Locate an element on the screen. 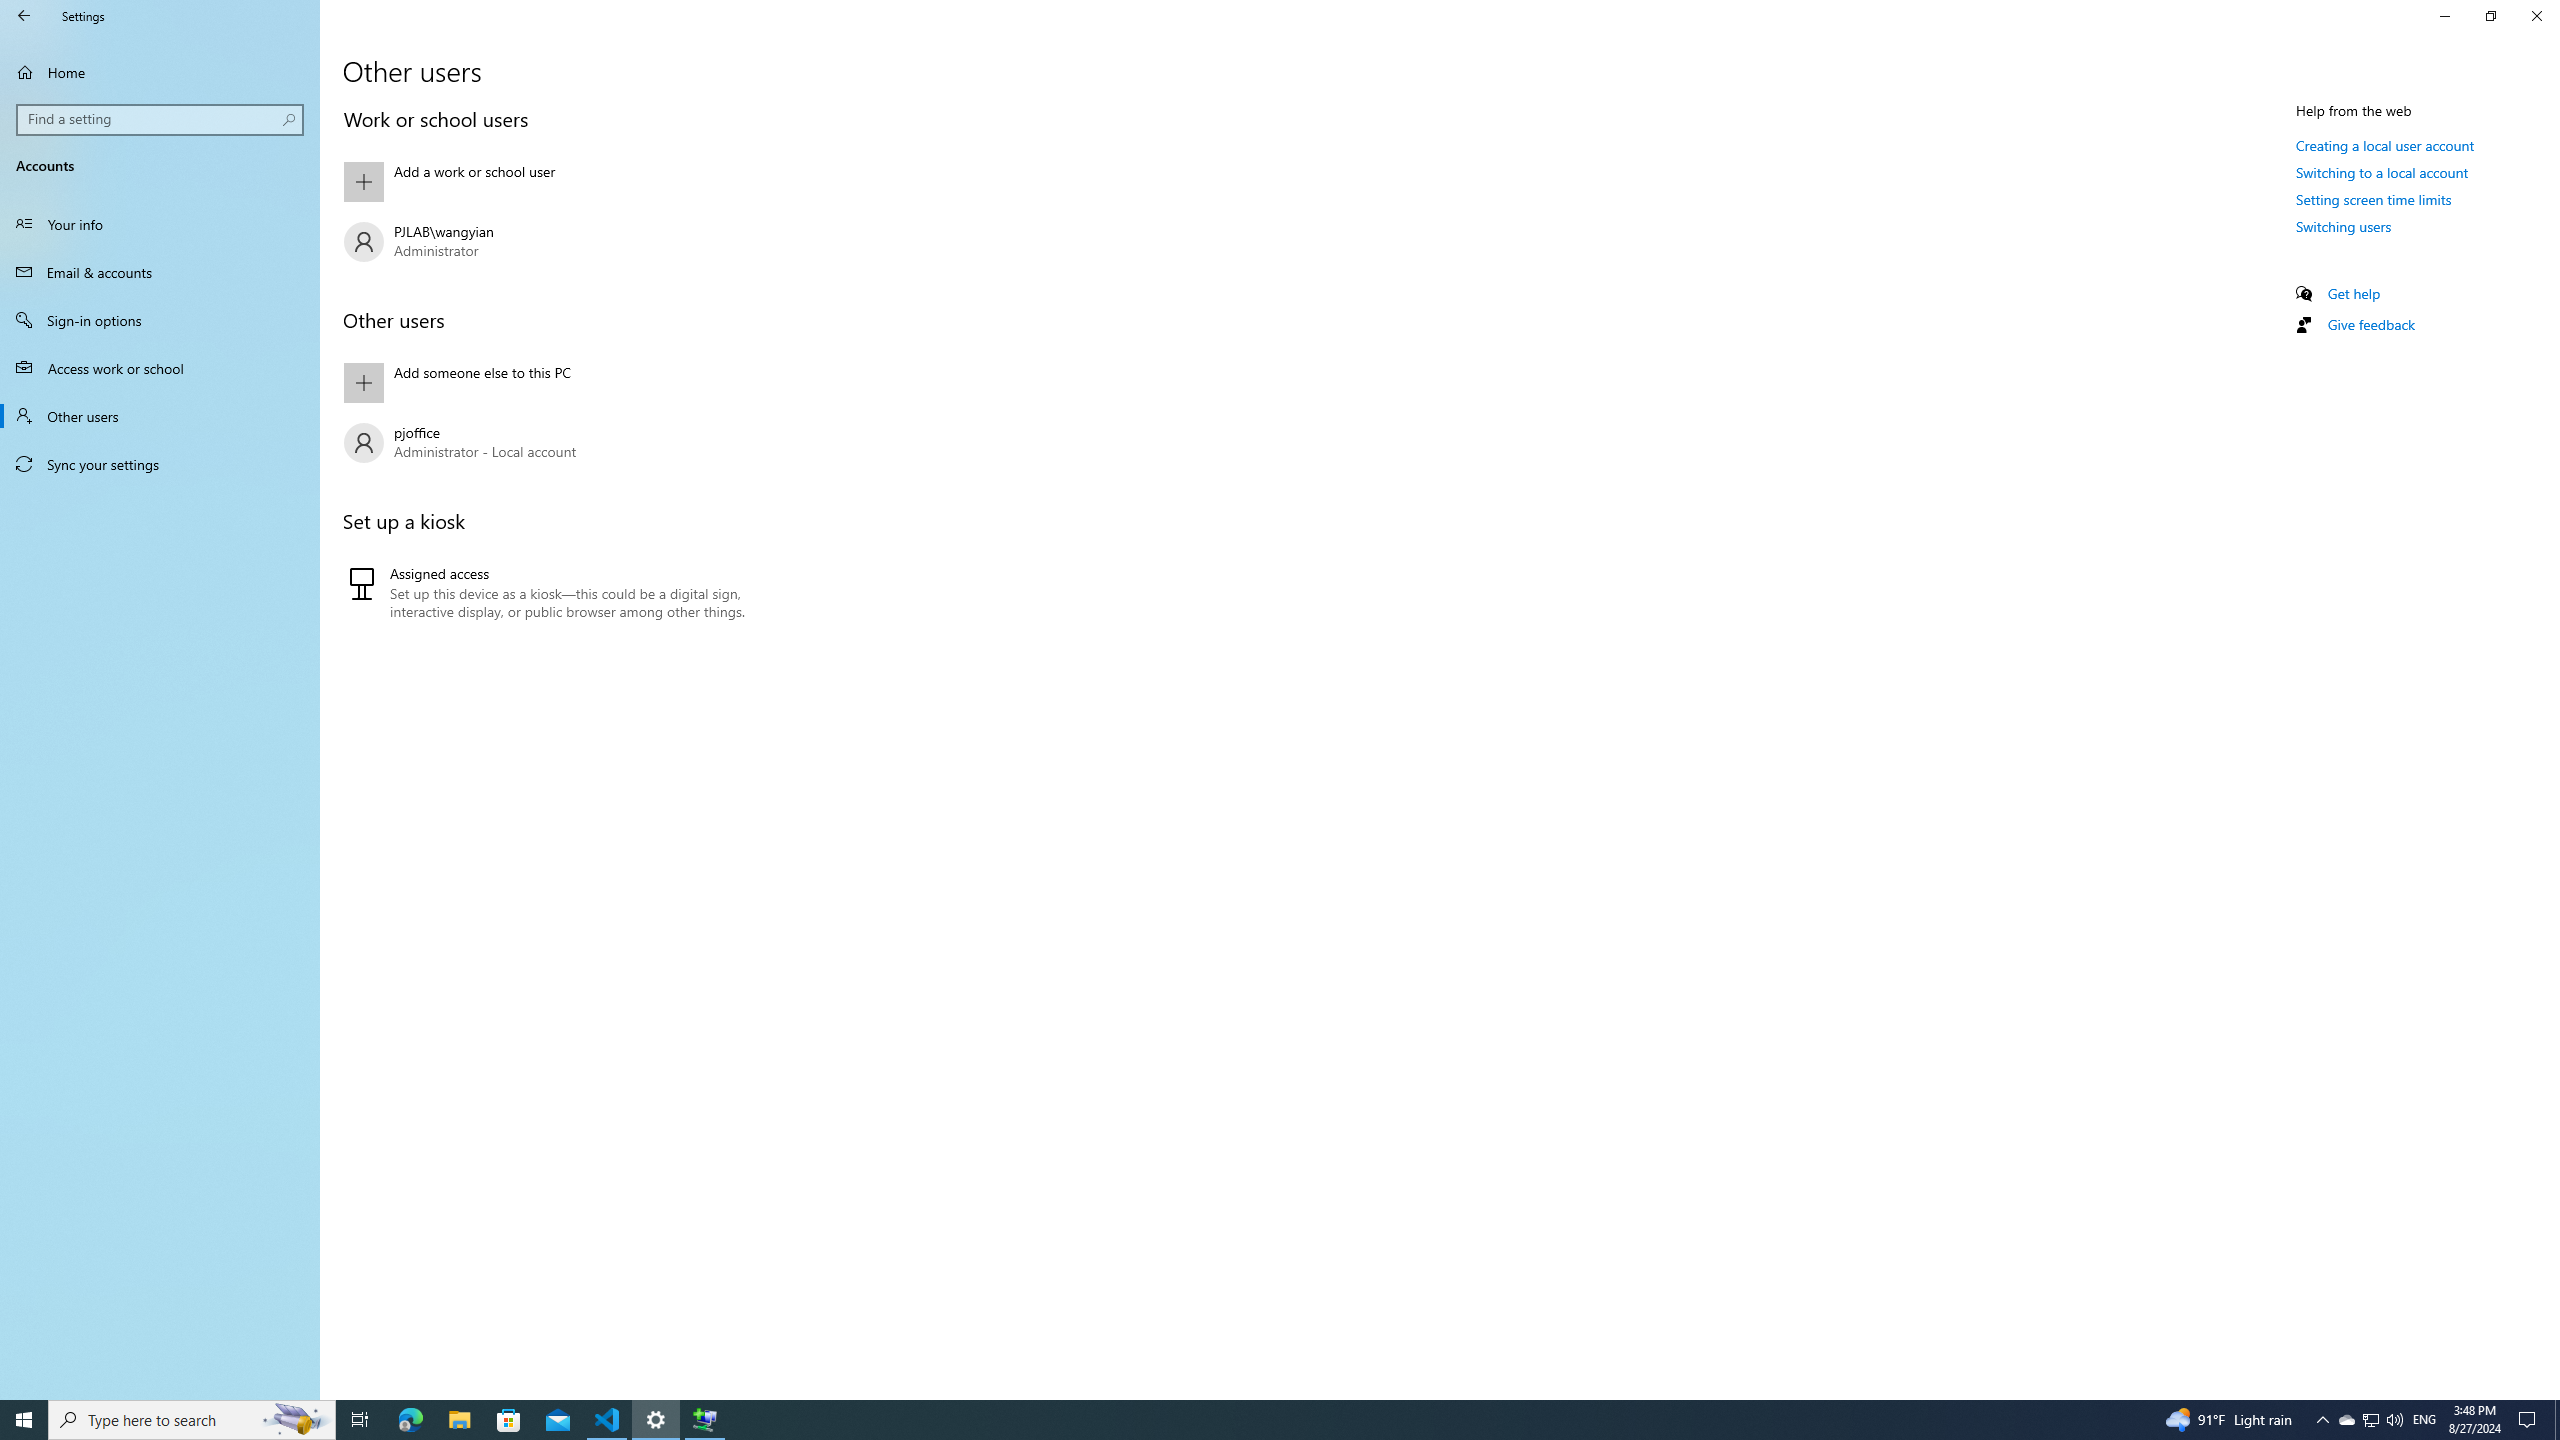  'Switching users' is located at coordinates (2343, 225).